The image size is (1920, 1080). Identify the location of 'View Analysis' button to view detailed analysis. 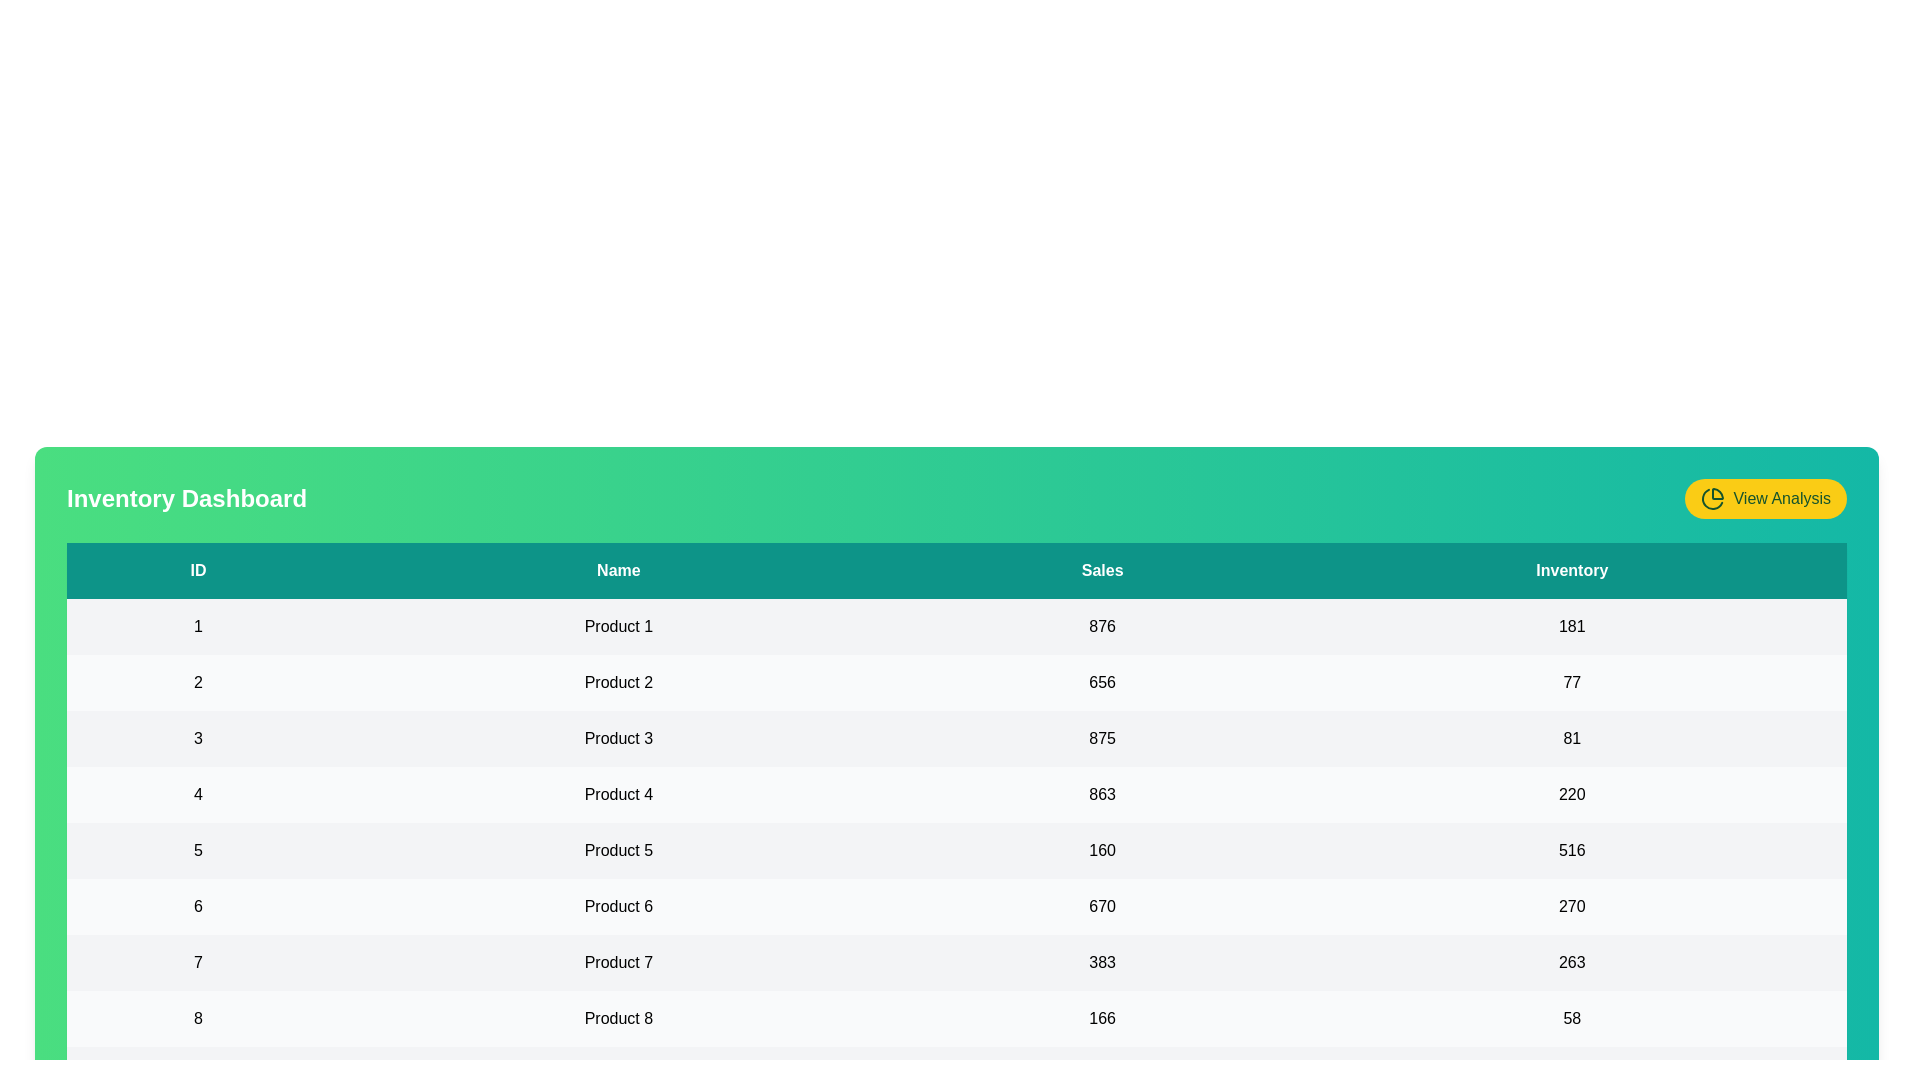
(1766, 497).